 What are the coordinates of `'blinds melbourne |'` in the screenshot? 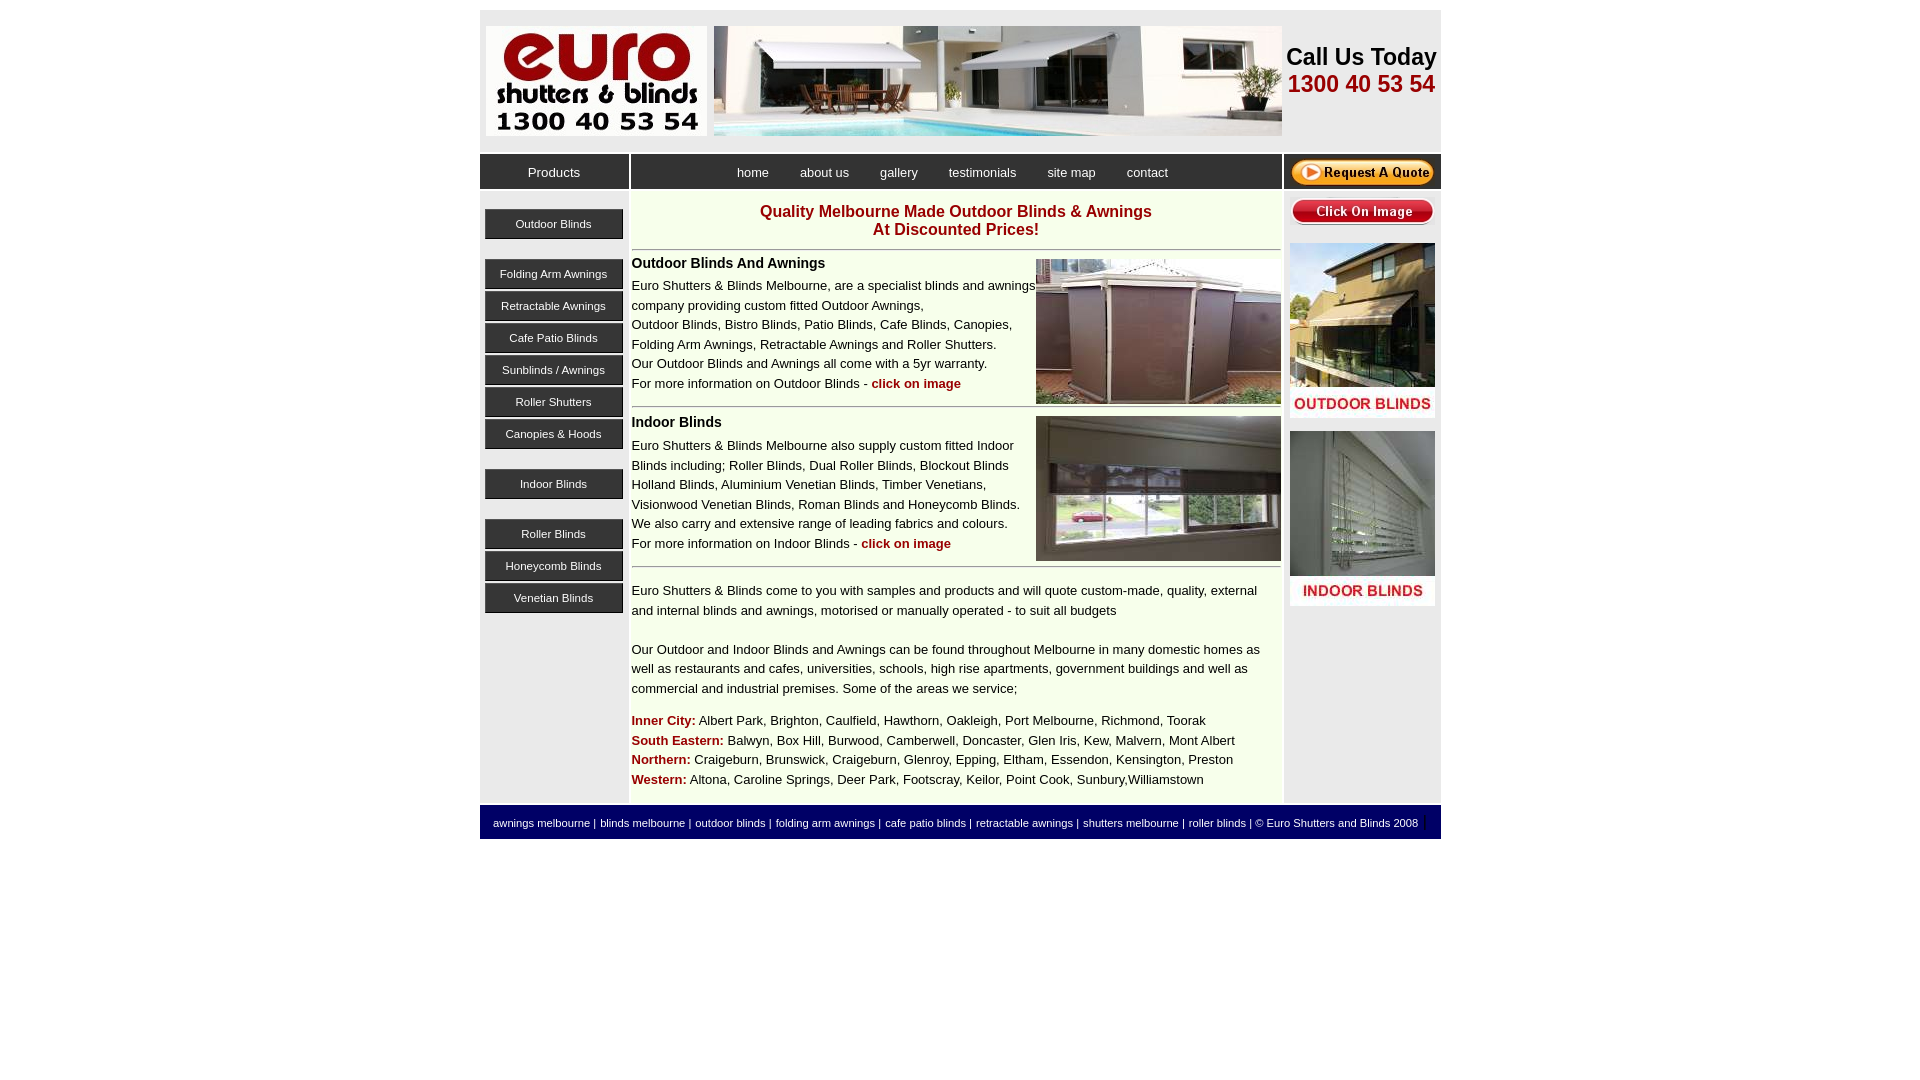 It's located at (645, 822).